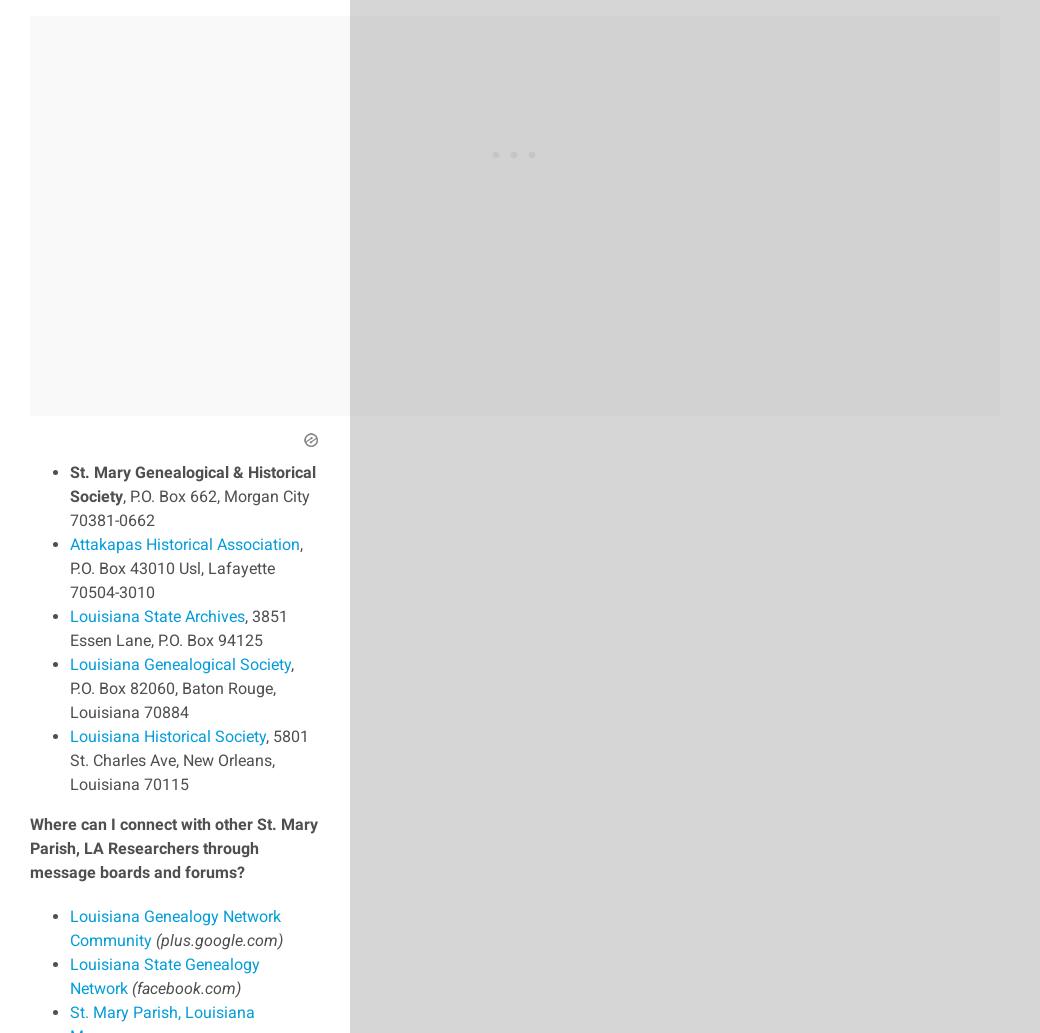  I want to click on 'Louisiana State Archives', so click(157, 614).